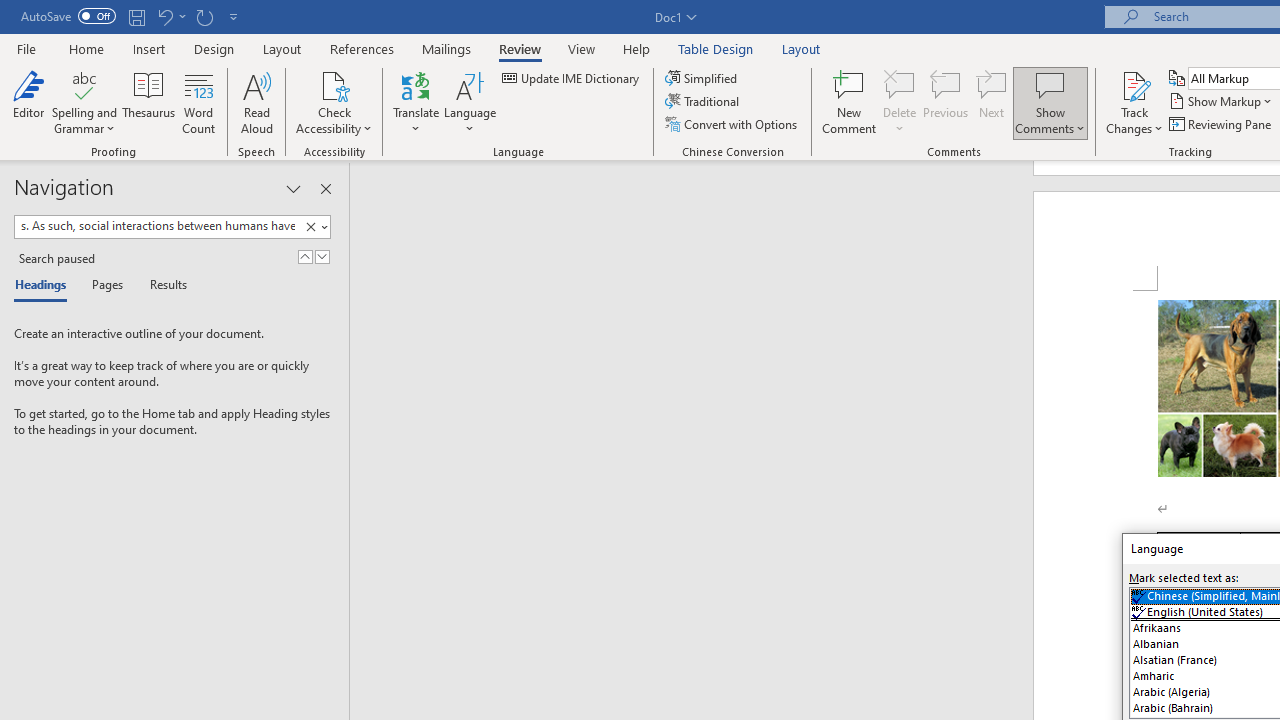  I want to click on 'Check Accessibility', so click(334, 84).